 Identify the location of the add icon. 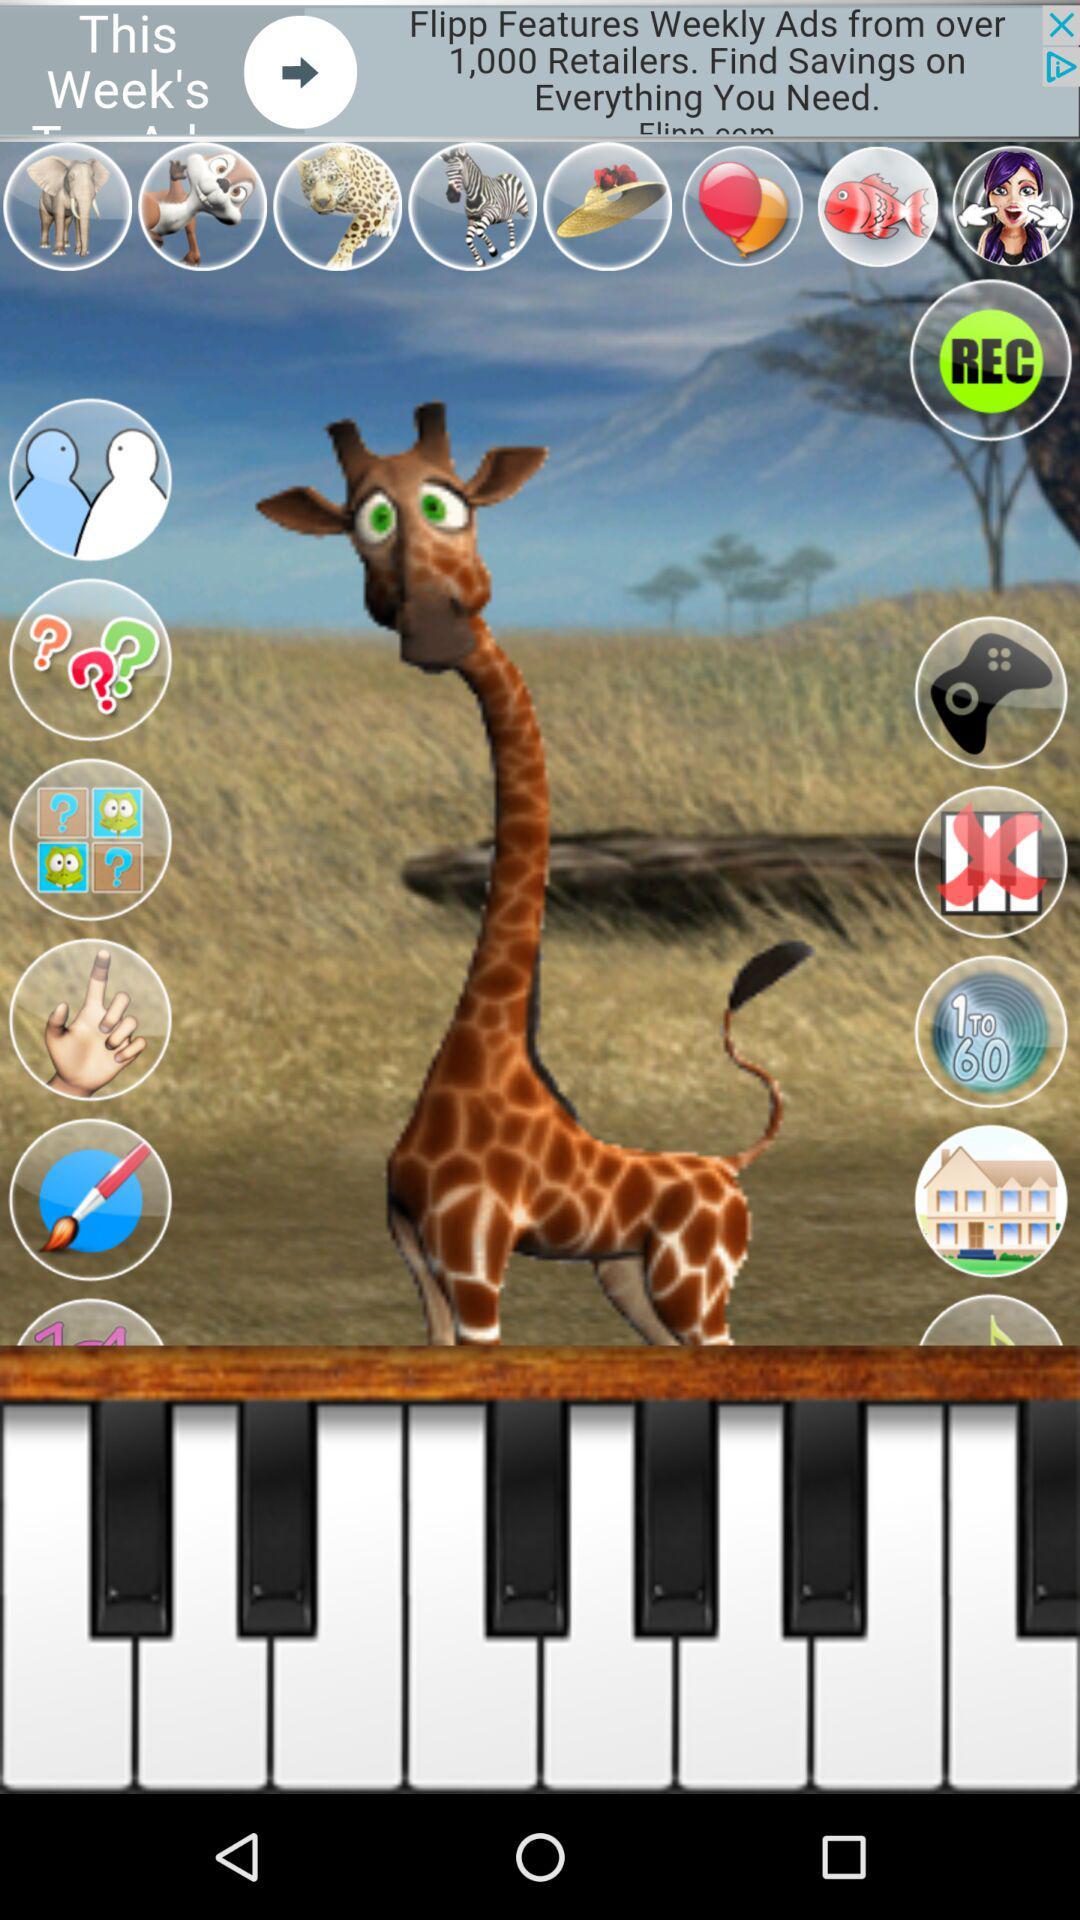
(88, 1669).